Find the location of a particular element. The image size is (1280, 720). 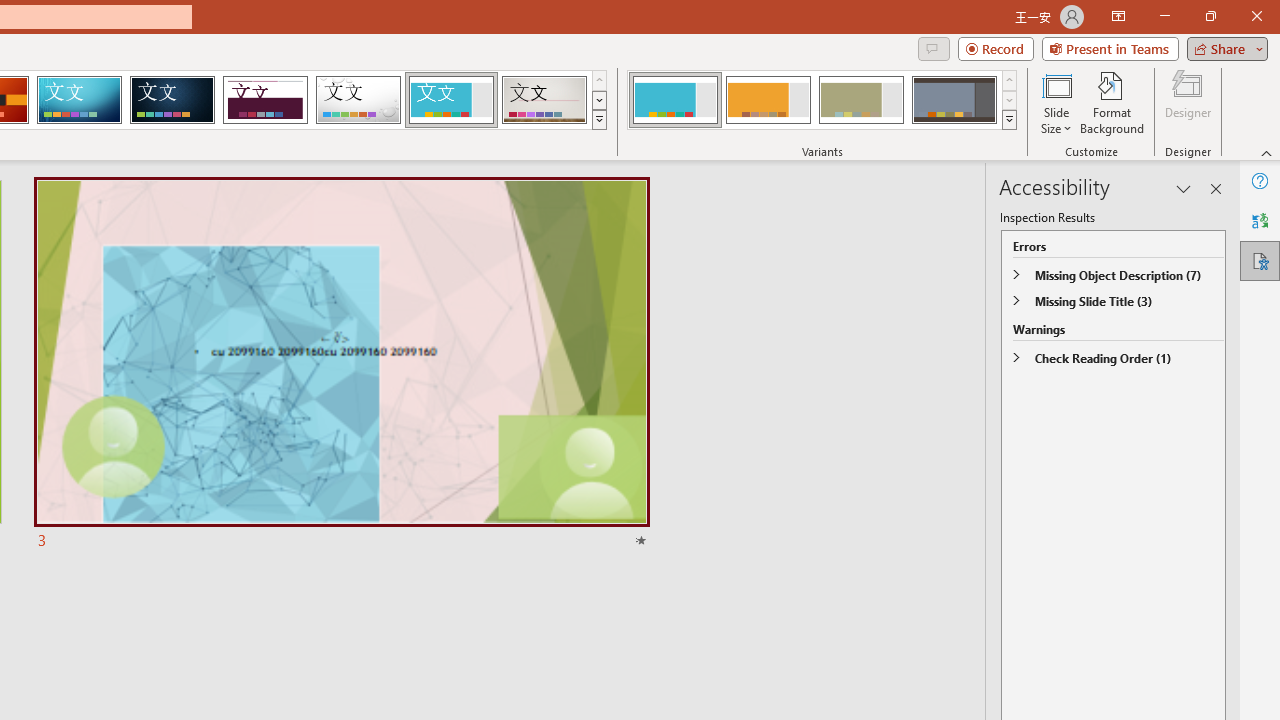

'Dividend' is located at coordinates (264, 100).